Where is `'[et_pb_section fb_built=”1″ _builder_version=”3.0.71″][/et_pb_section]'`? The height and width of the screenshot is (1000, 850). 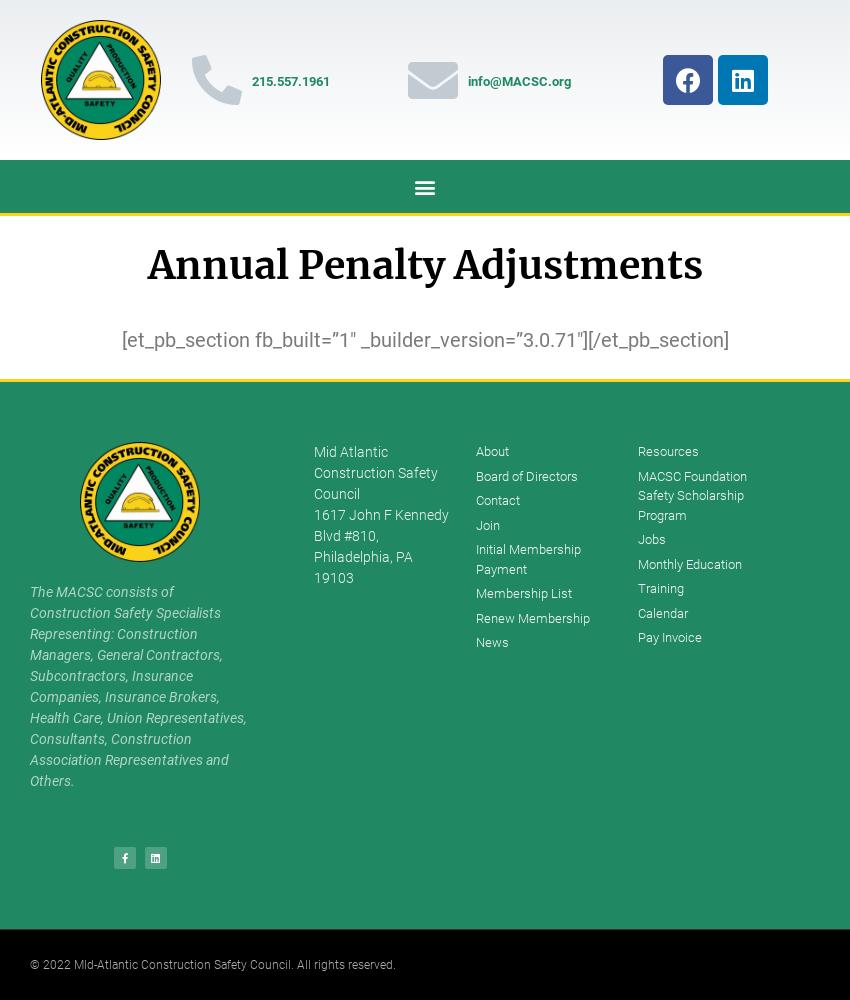 '[et_pb_section fb_built=”1″ _builder_version=”3.0.71″][/et_pb_section]' is located at coordinates (424, 339).